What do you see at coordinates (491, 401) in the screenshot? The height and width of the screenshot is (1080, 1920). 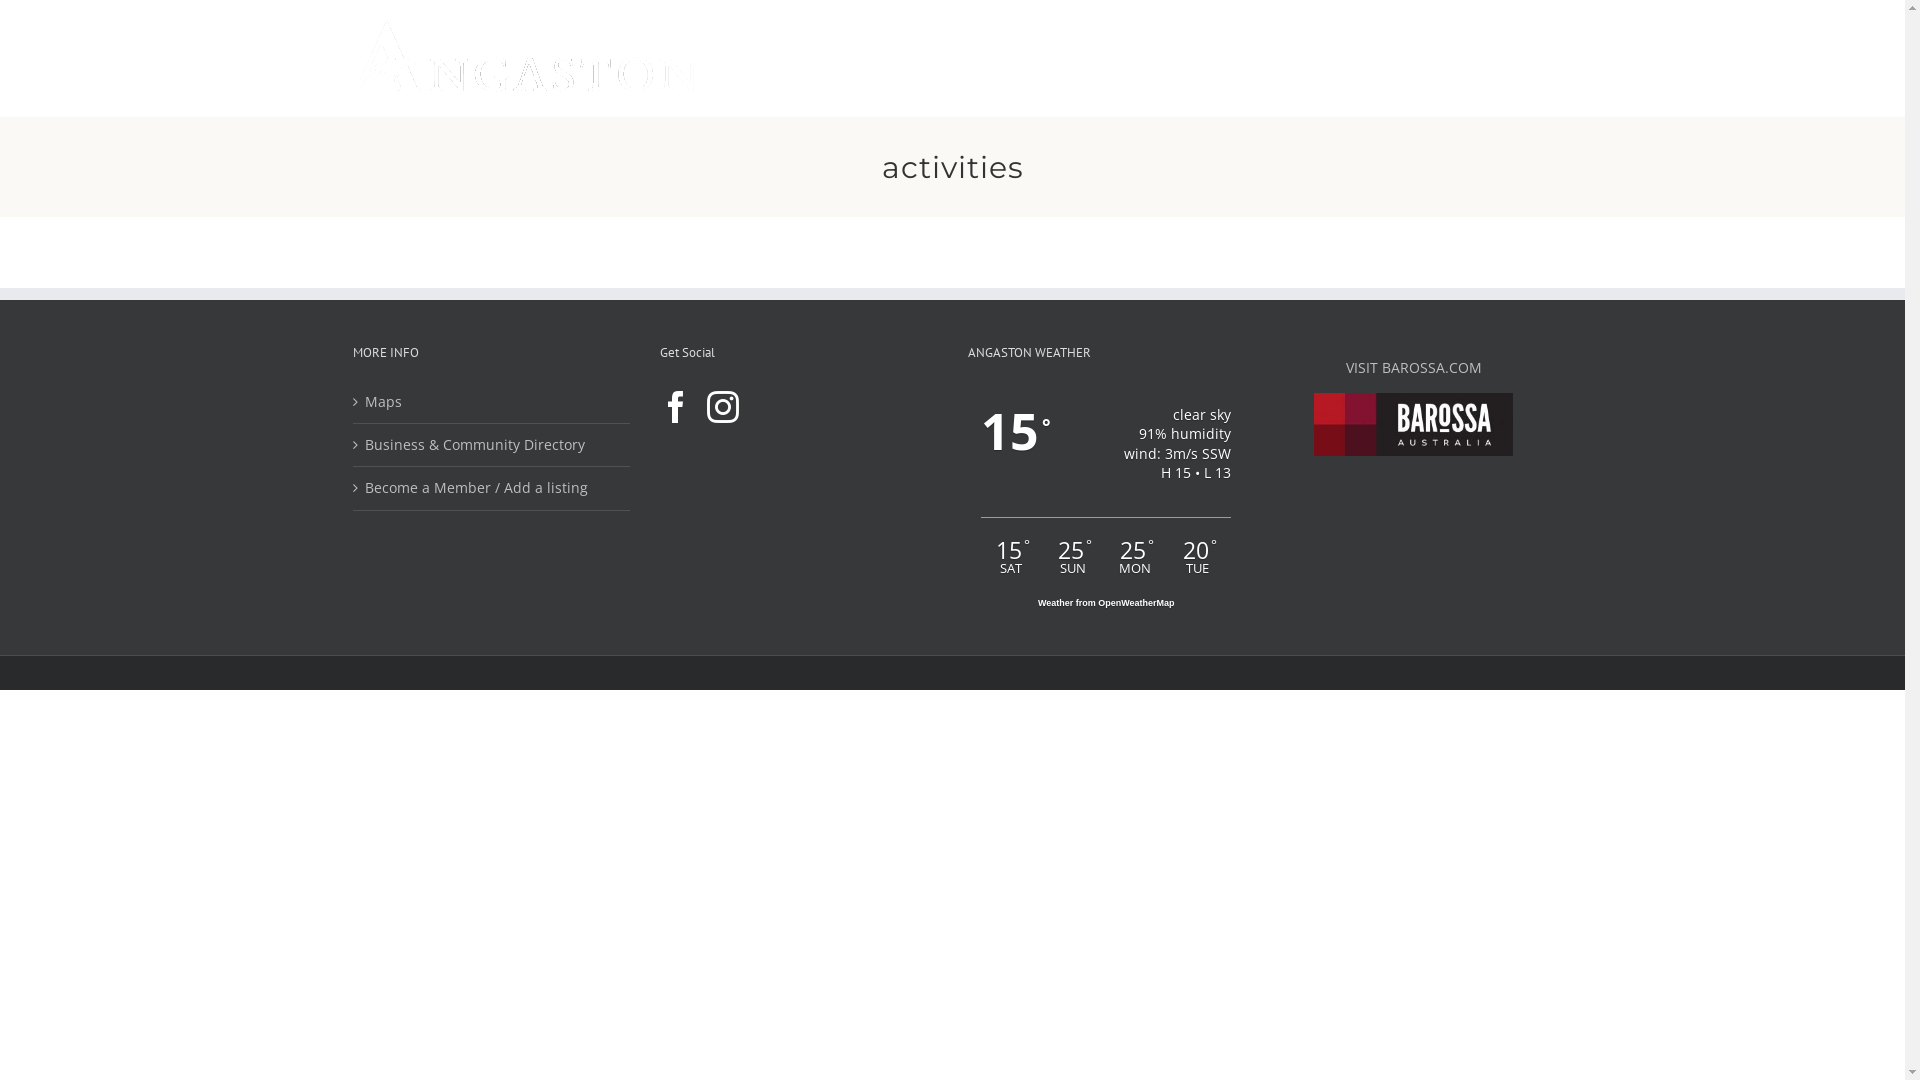 I see `'Maps'` at bounding box center [491, 401].